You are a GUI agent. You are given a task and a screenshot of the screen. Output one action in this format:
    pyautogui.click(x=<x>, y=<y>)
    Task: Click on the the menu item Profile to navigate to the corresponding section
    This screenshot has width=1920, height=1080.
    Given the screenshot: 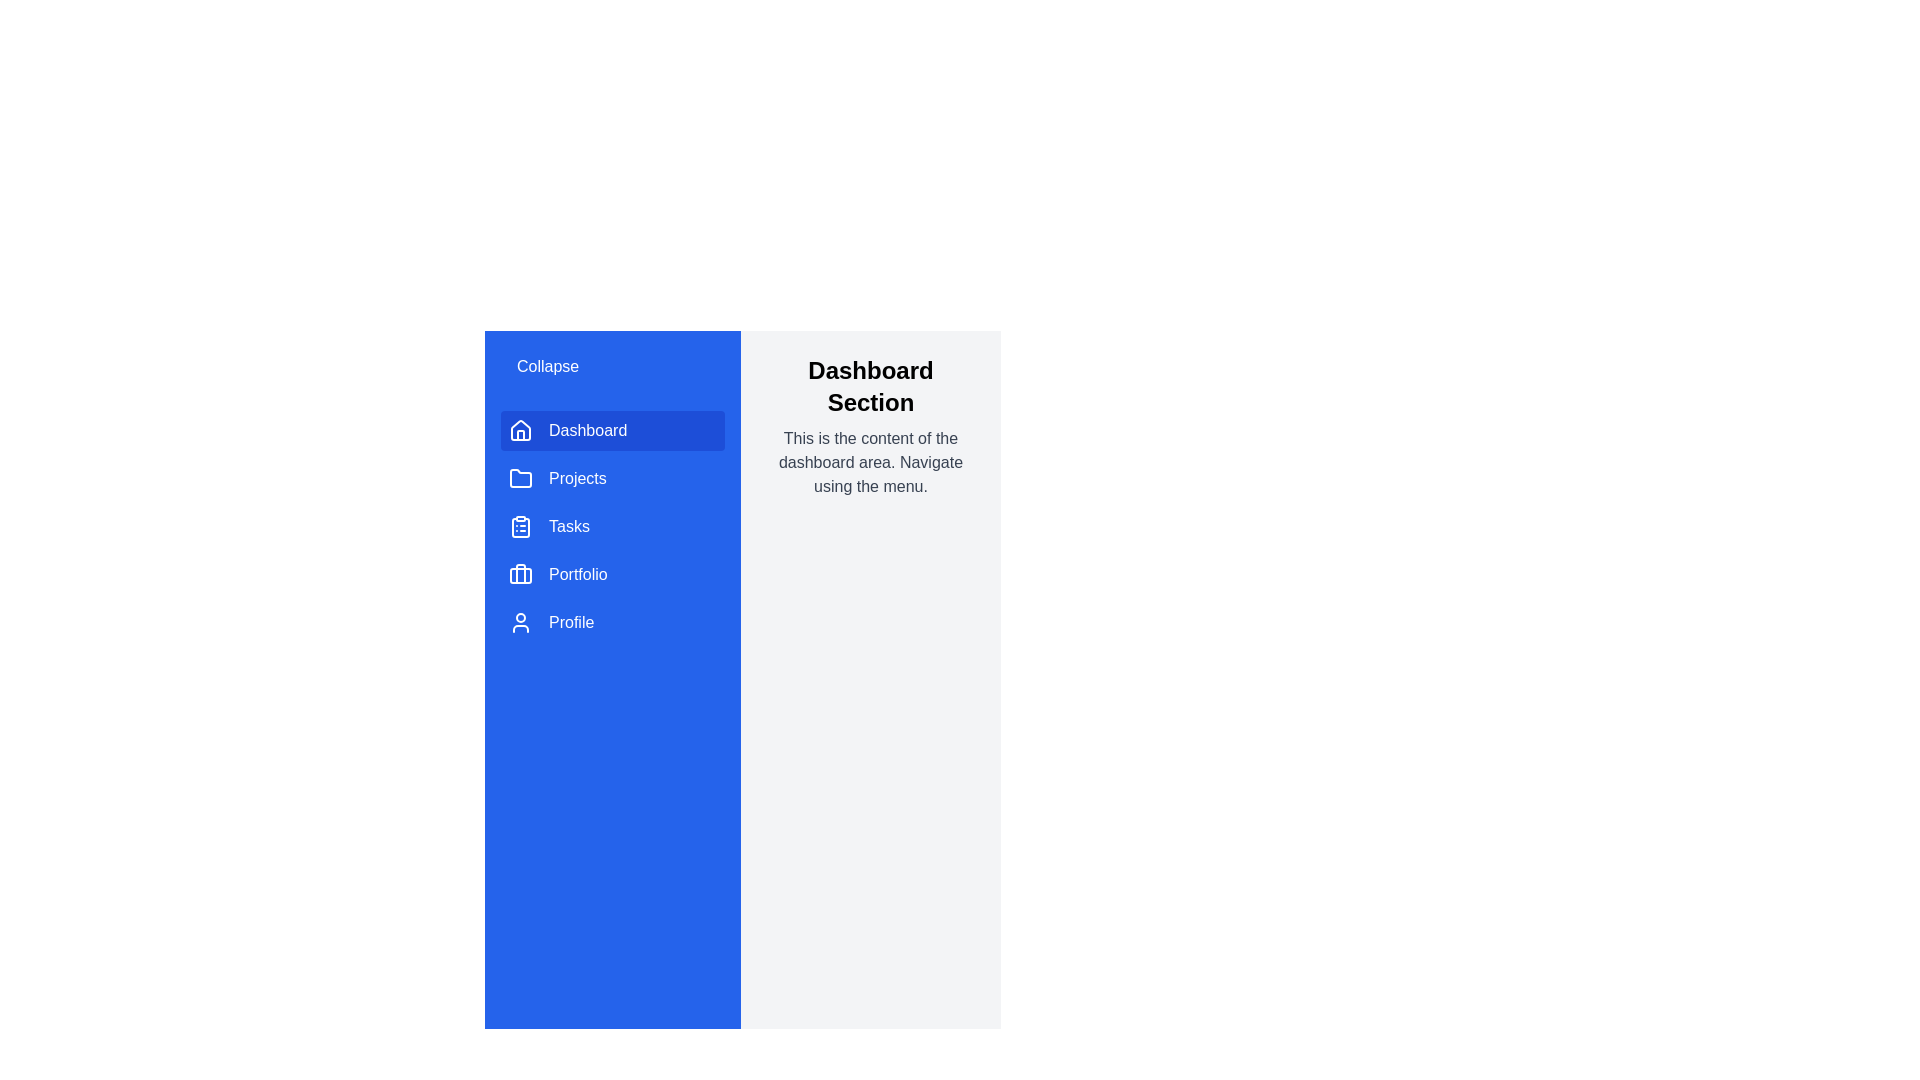 What is the action you would take?
    pyautogui.click(x=612, y=622)
    